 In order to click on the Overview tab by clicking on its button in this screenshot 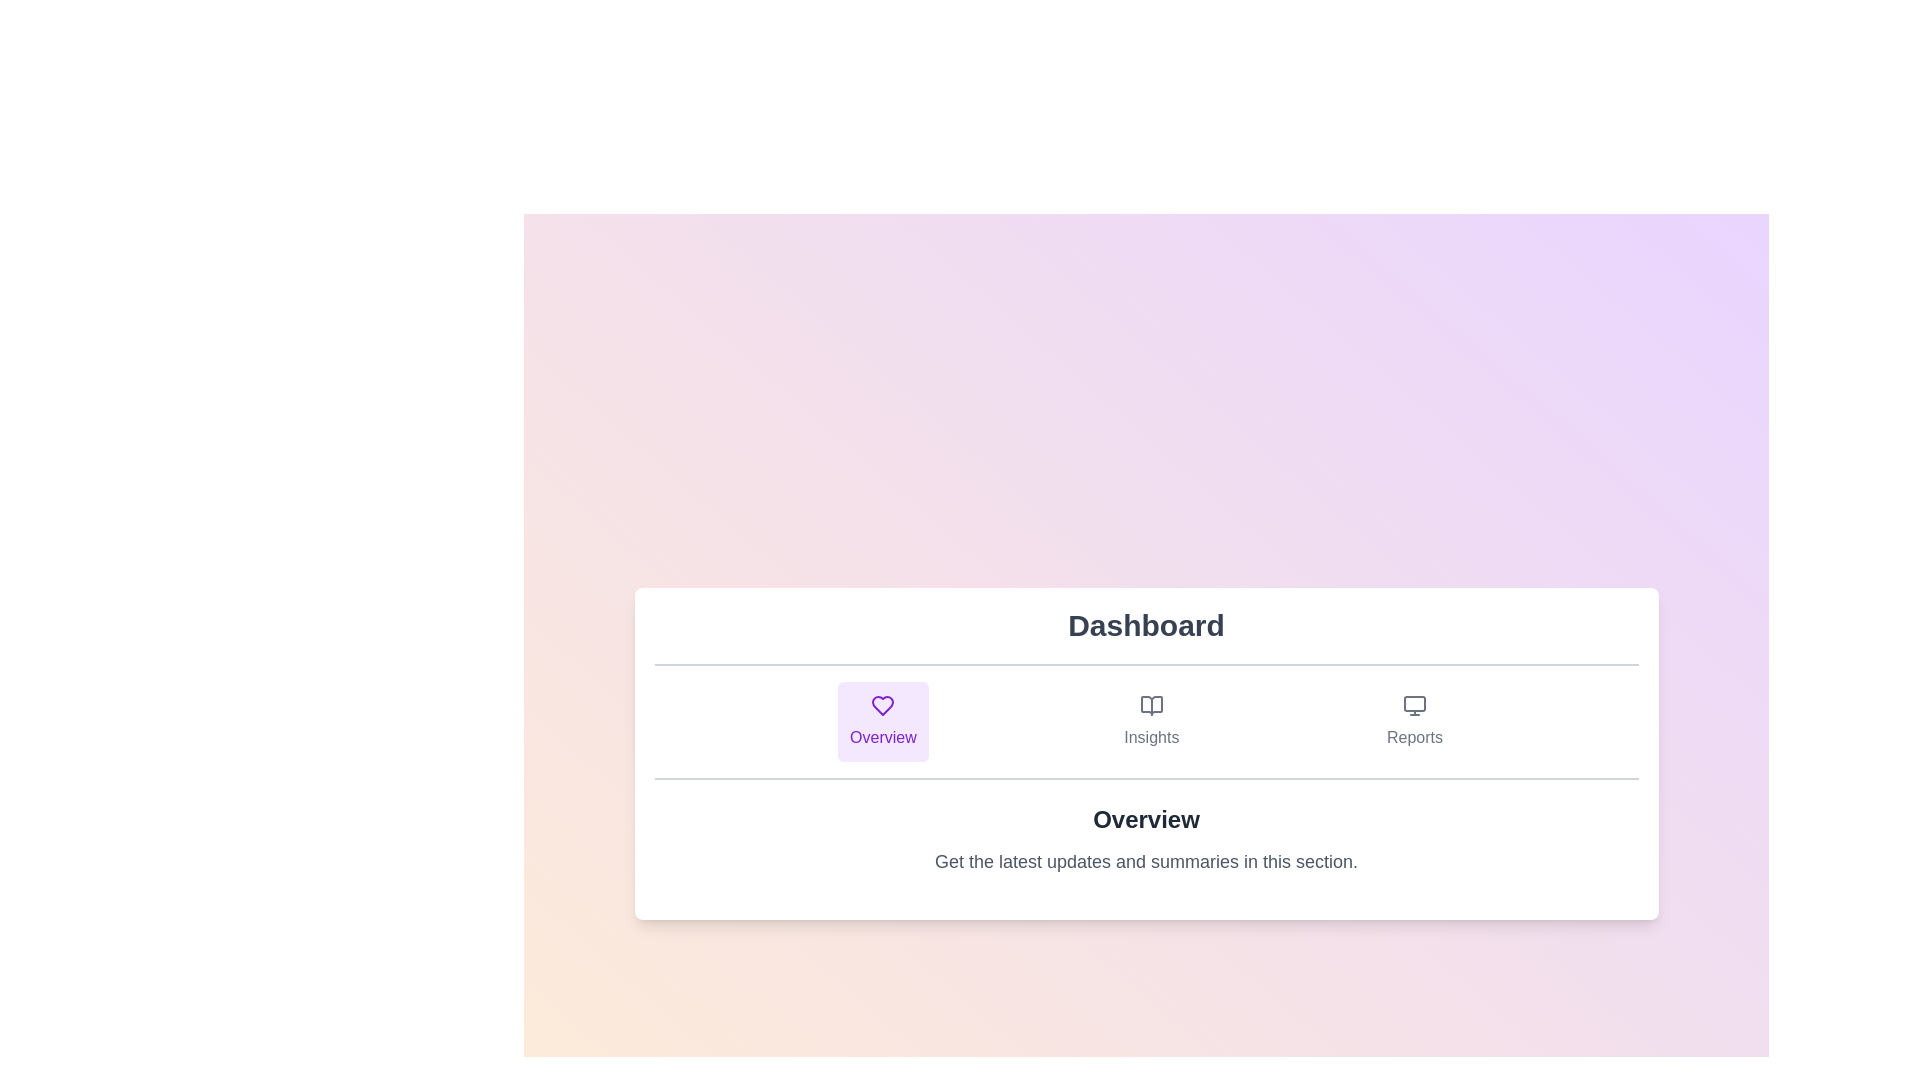, I will do `click(882, 721)`.